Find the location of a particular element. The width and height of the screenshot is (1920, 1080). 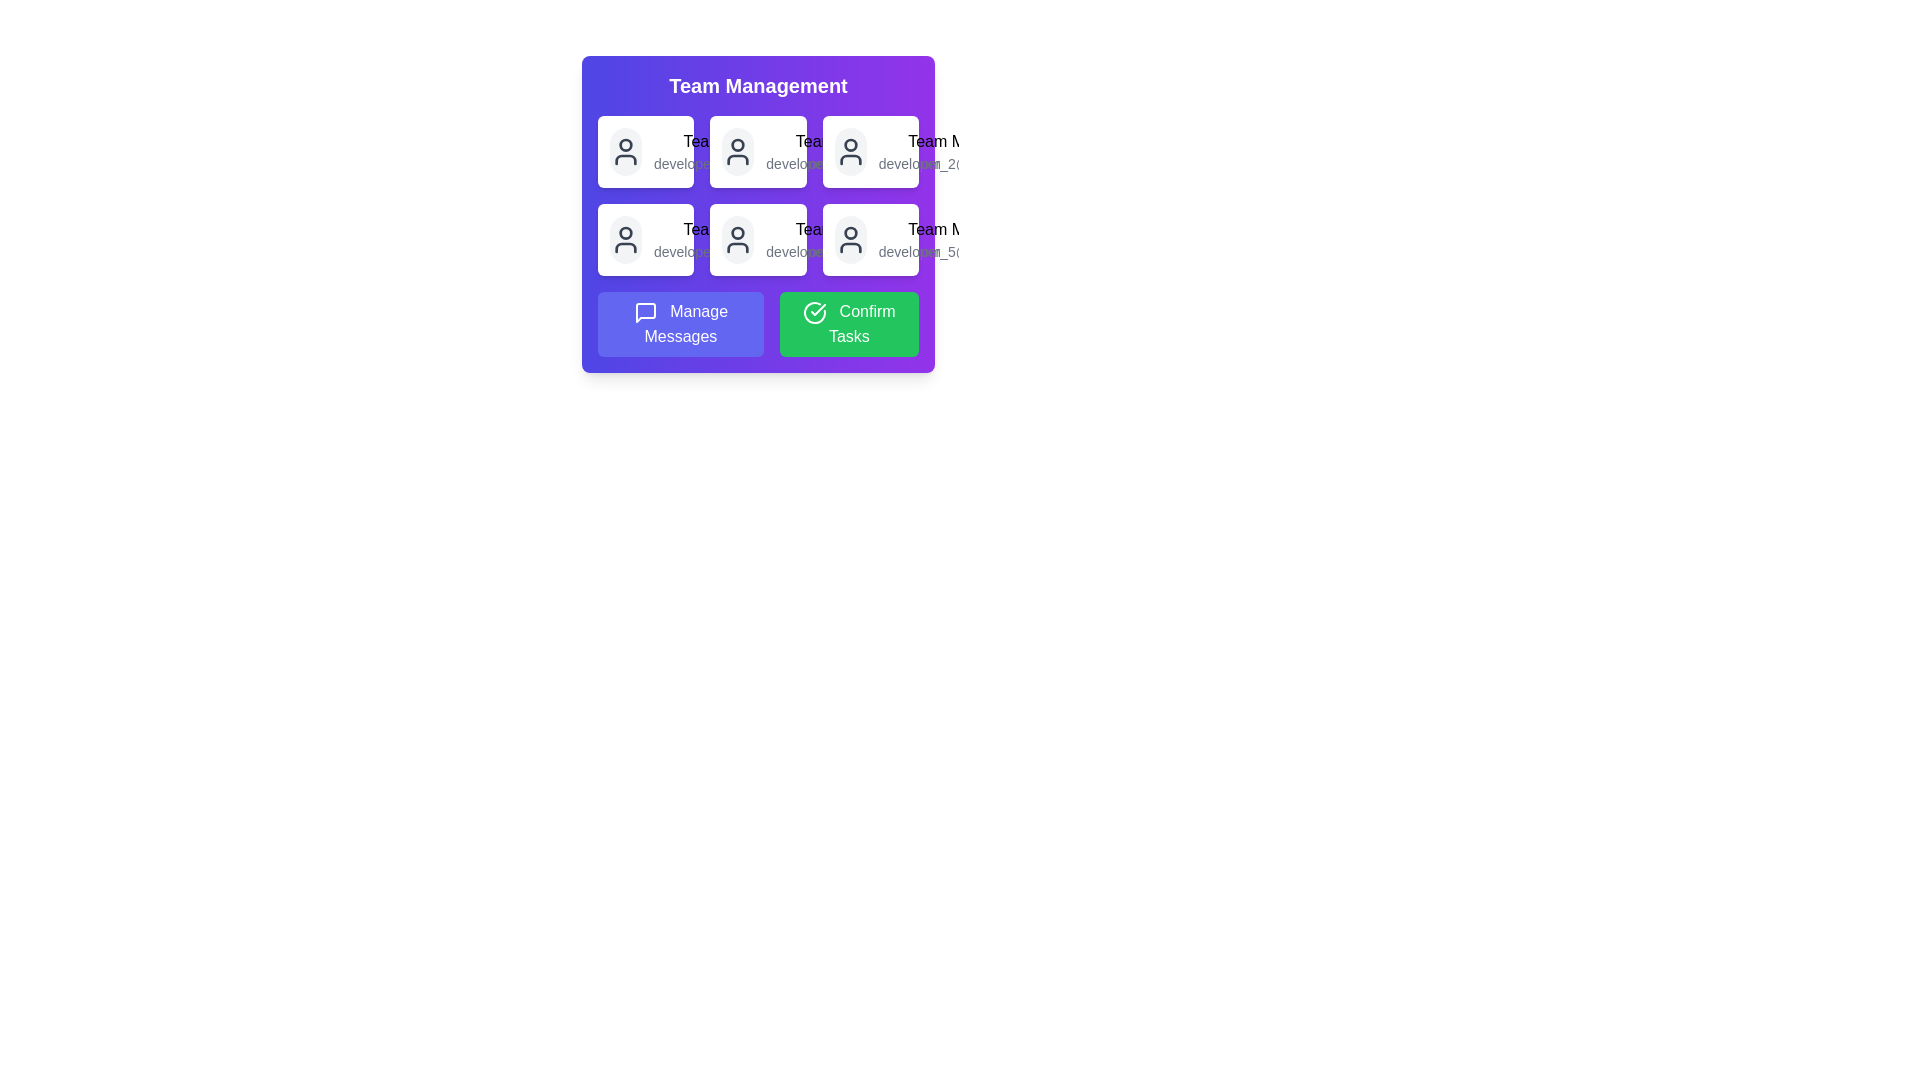

the User Icon, which is a minimalistic profile silhouette within a light gray circular background, located at the center of the grid in the 'Team Management' card is located at coordinates (737, 150).